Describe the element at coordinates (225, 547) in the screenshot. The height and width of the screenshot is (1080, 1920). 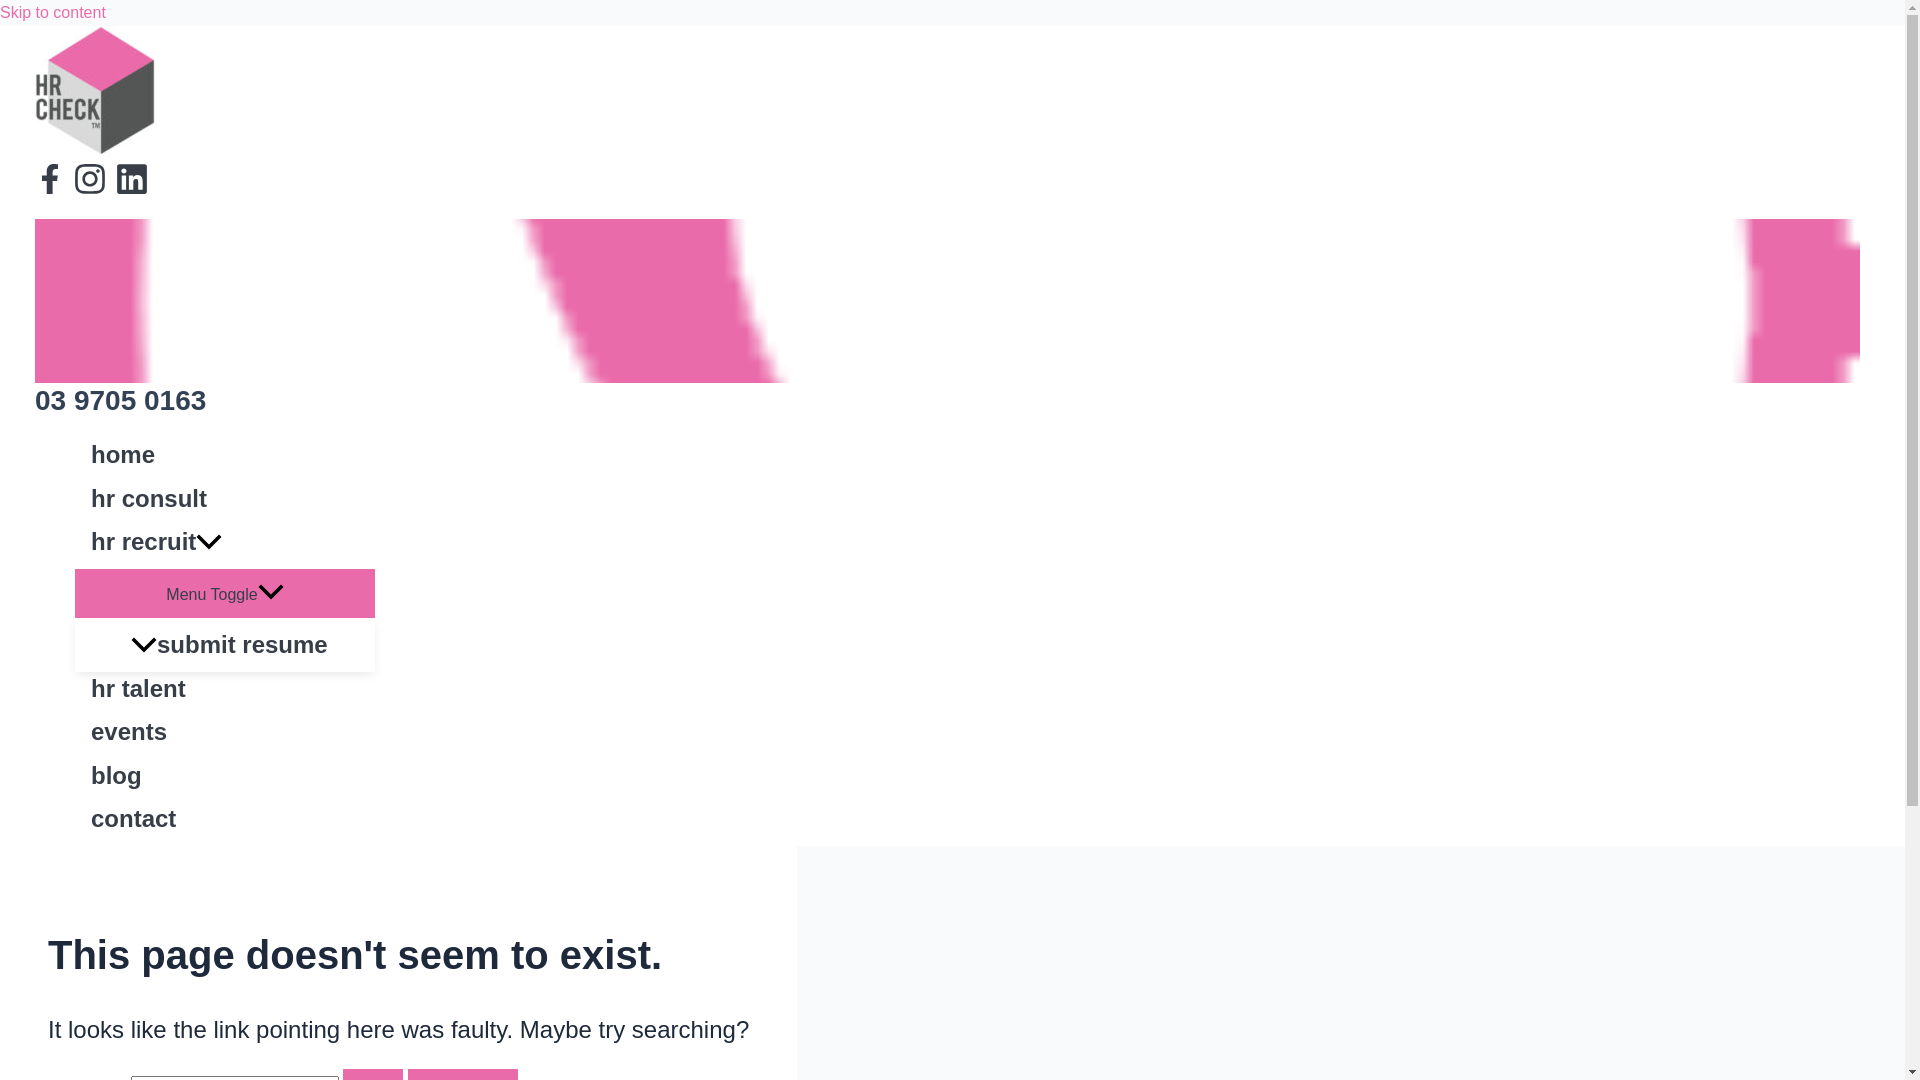
I see `'hr recruit'` at that location.